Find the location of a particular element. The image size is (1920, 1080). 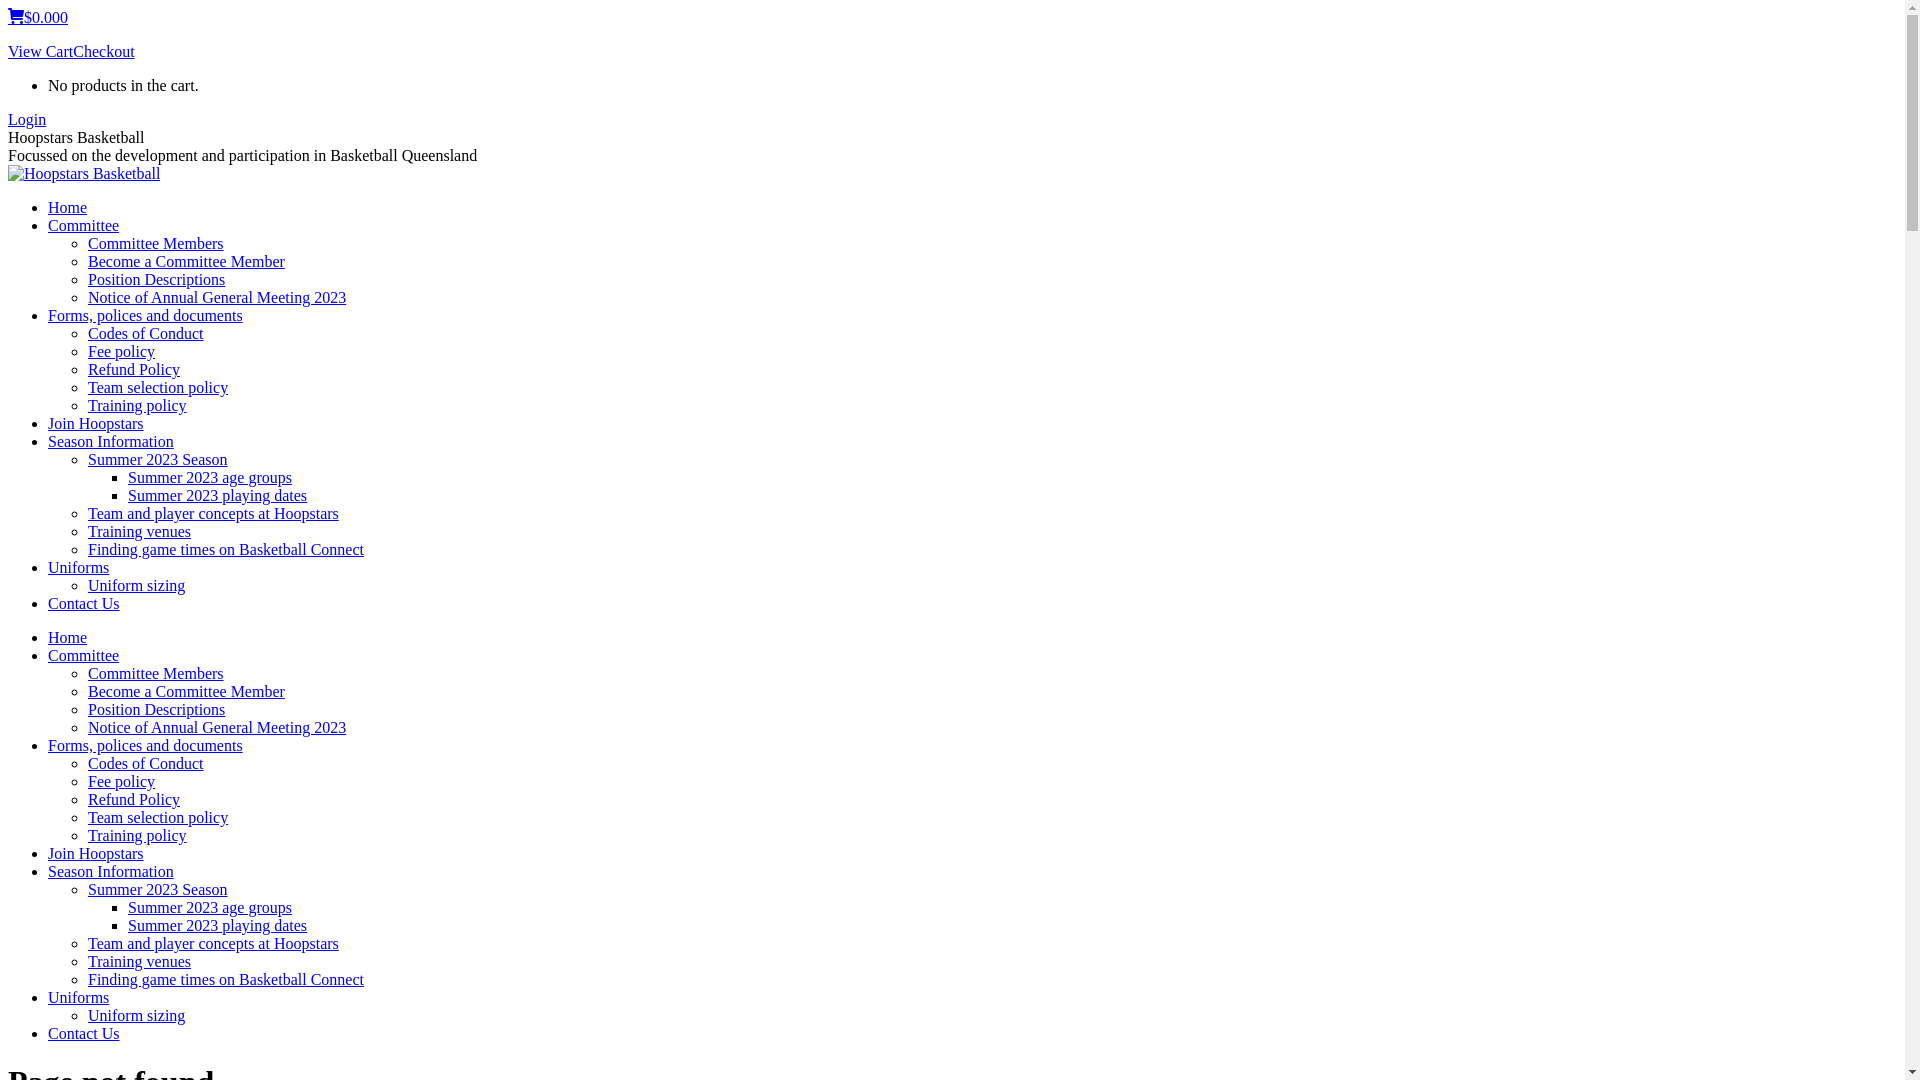

'Skip to content' is located at coordinates (7, 7).